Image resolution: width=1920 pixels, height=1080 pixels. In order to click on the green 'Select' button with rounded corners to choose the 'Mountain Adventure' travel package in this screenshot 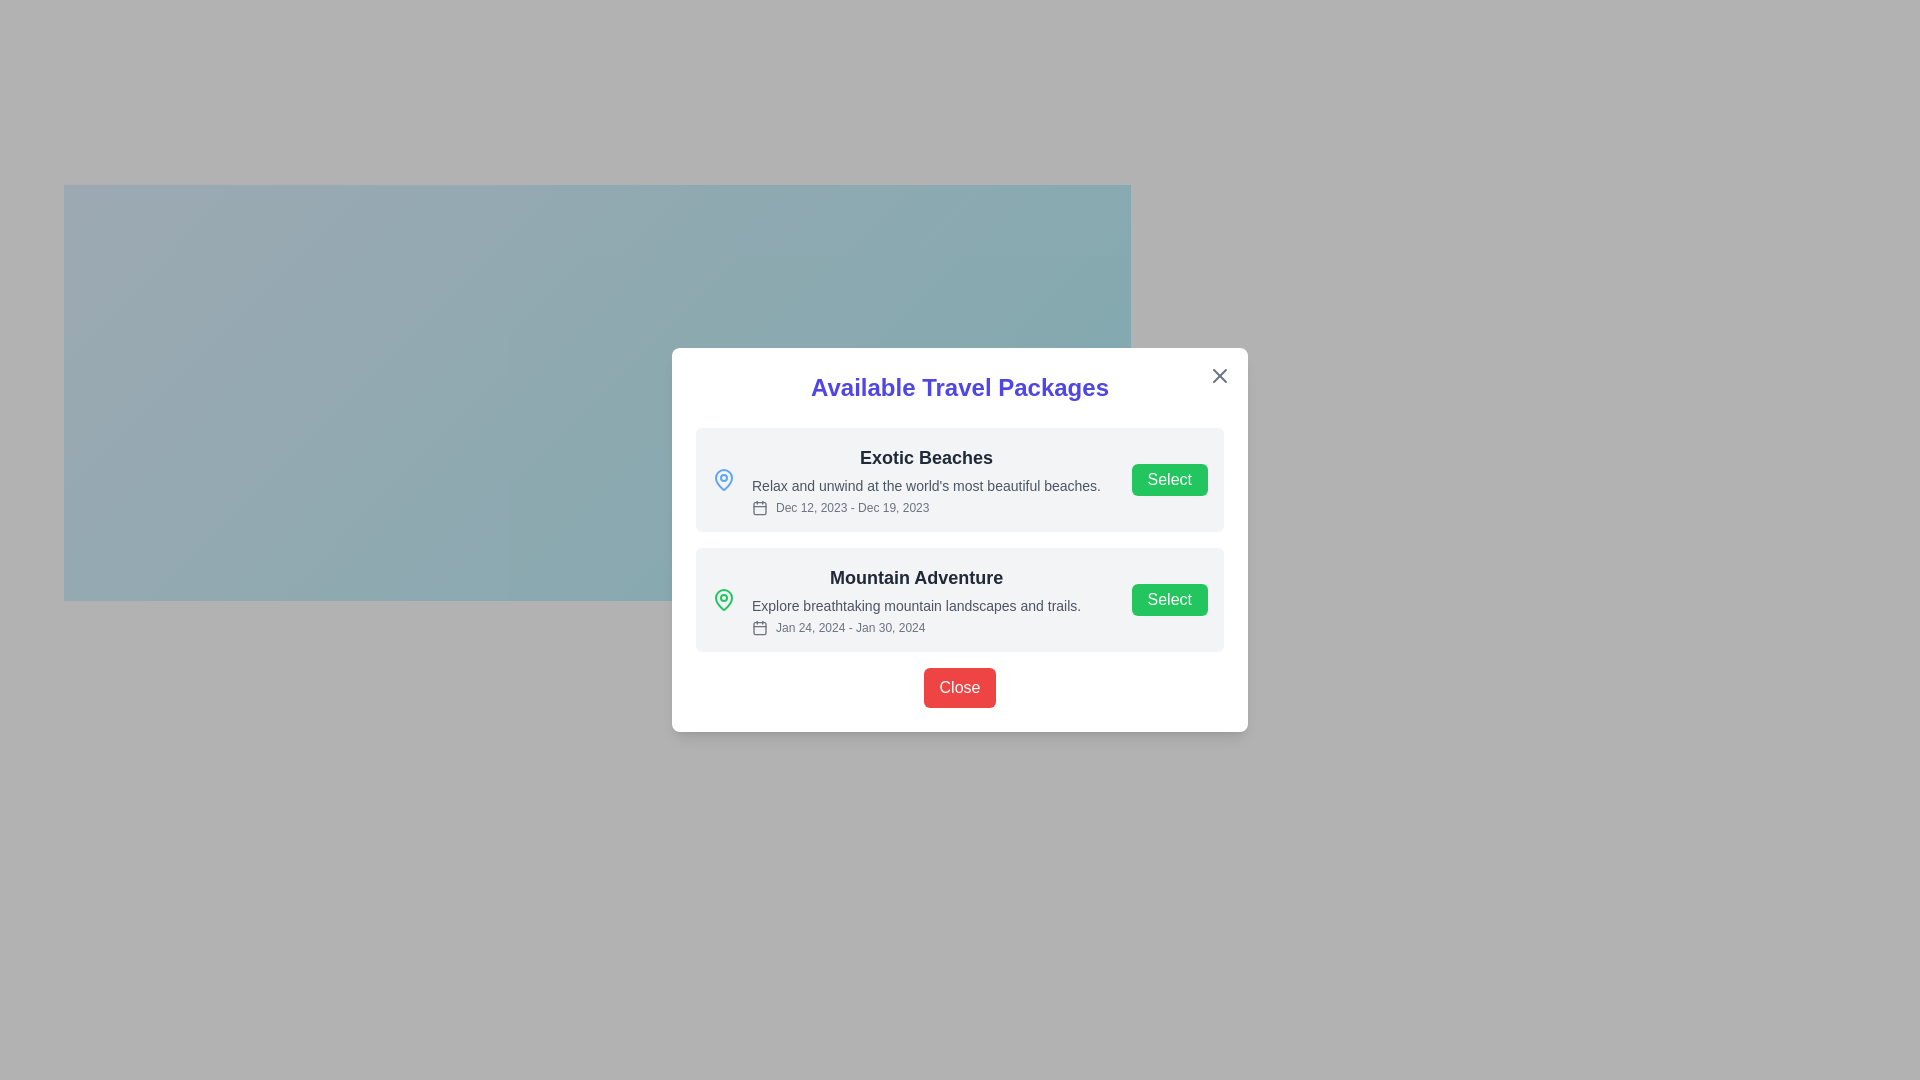, I will do `click(1169, 599)`.